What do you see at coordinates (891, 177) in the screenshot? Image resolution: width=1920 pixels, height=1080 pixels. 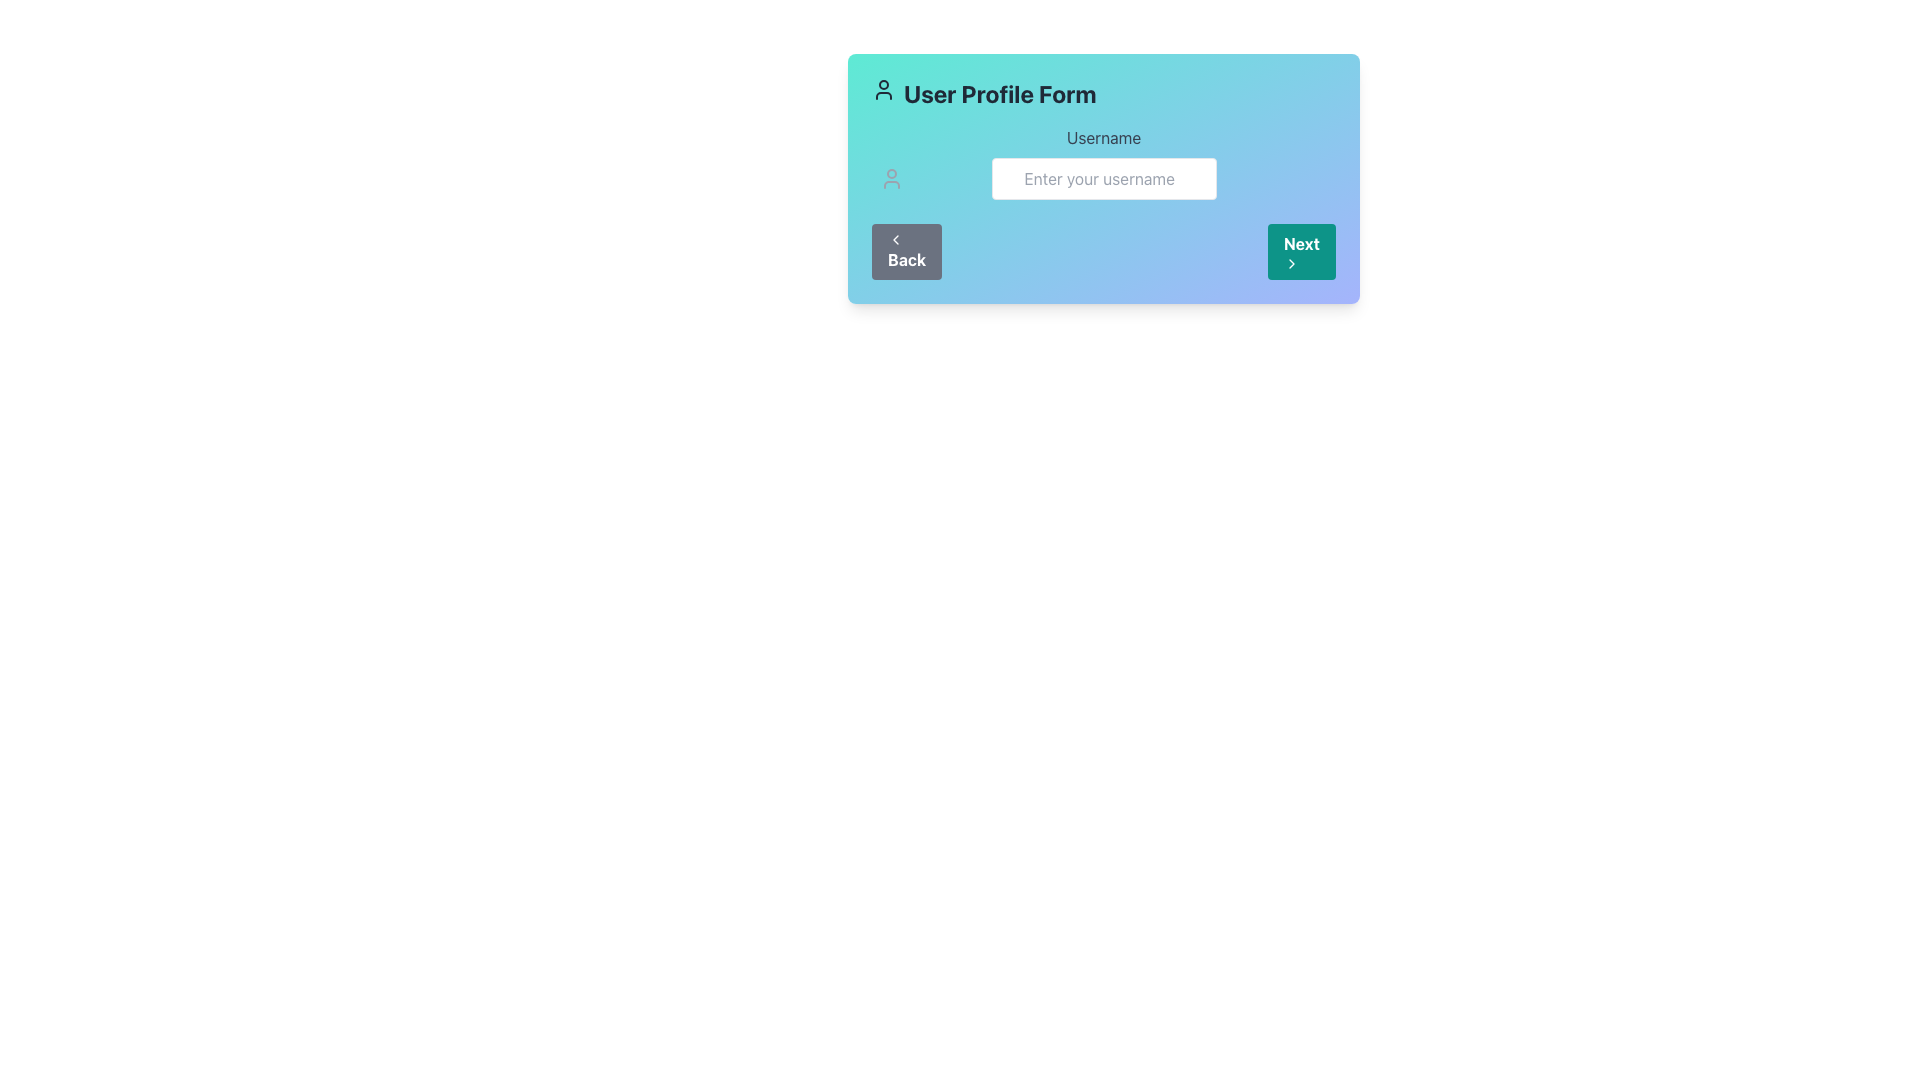 I see `the decorative user profile icon located to the left of the 'Enter your username' input field` at bounding box center [891, 177].